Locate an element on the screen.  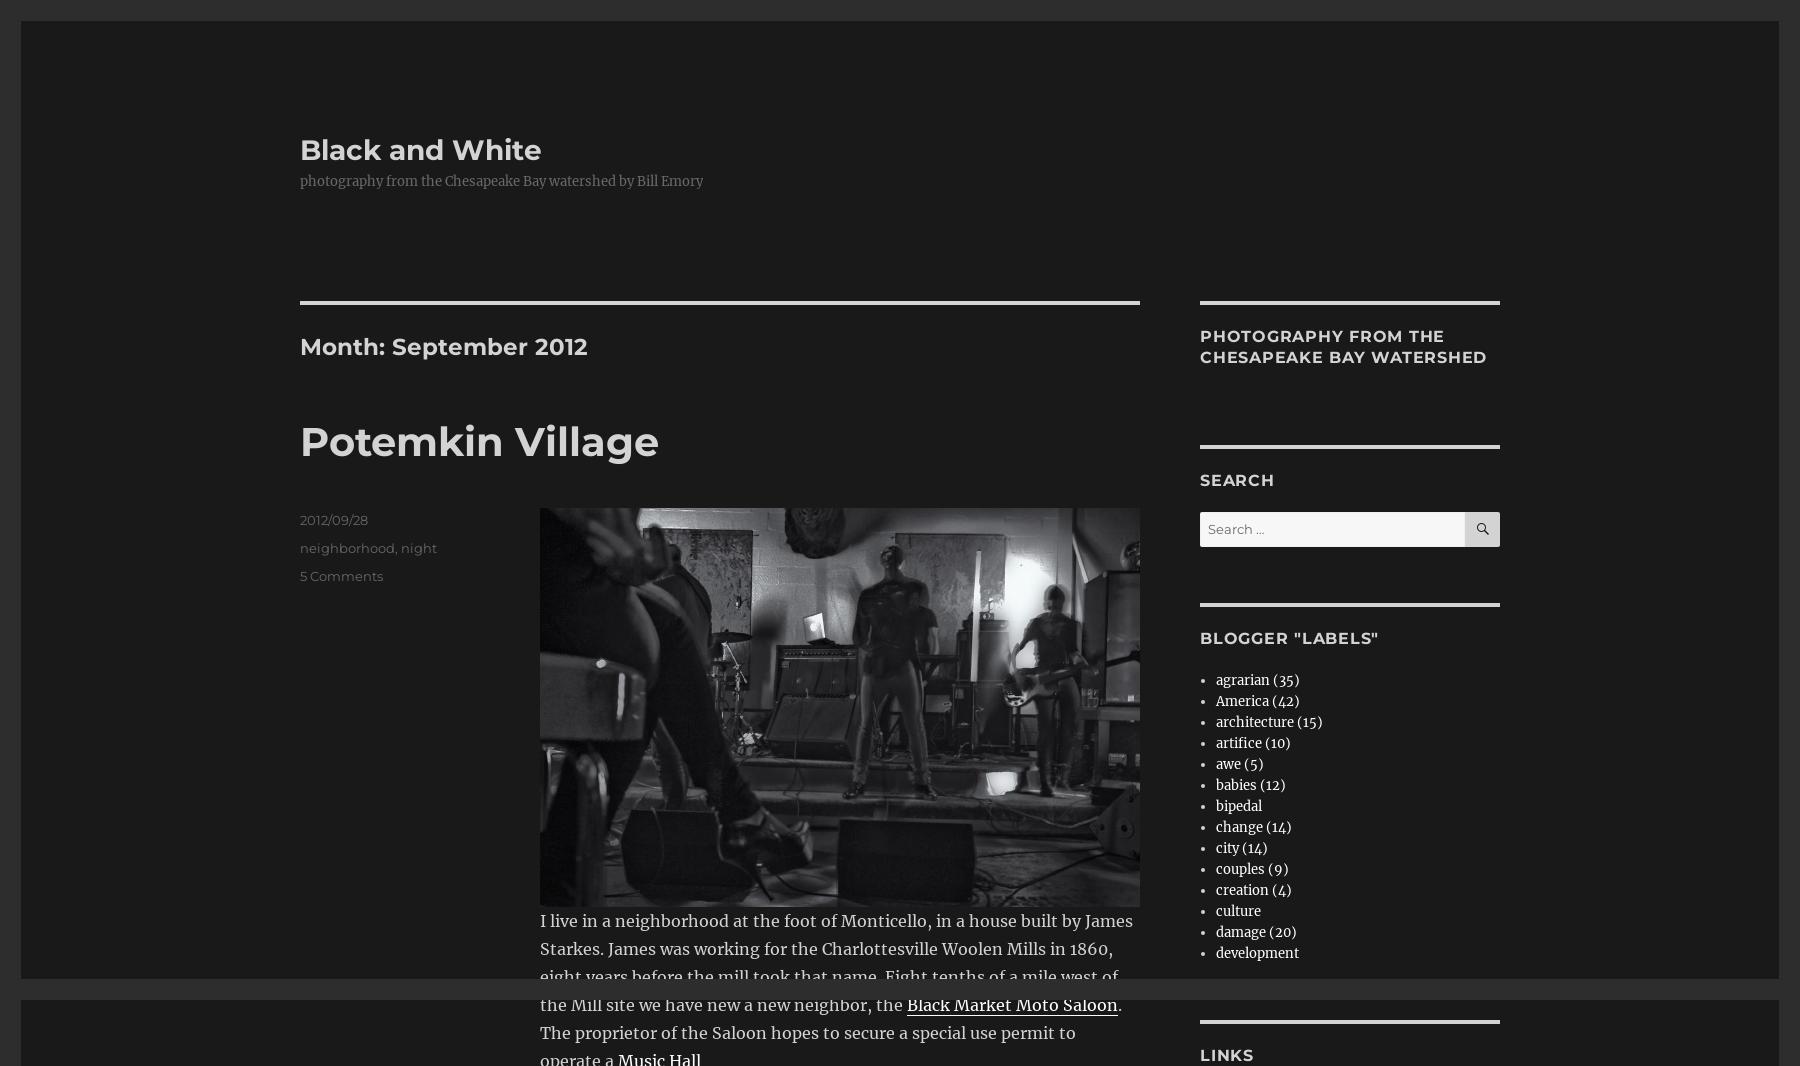
'neighborhood' is located at coordinates (347, 547).